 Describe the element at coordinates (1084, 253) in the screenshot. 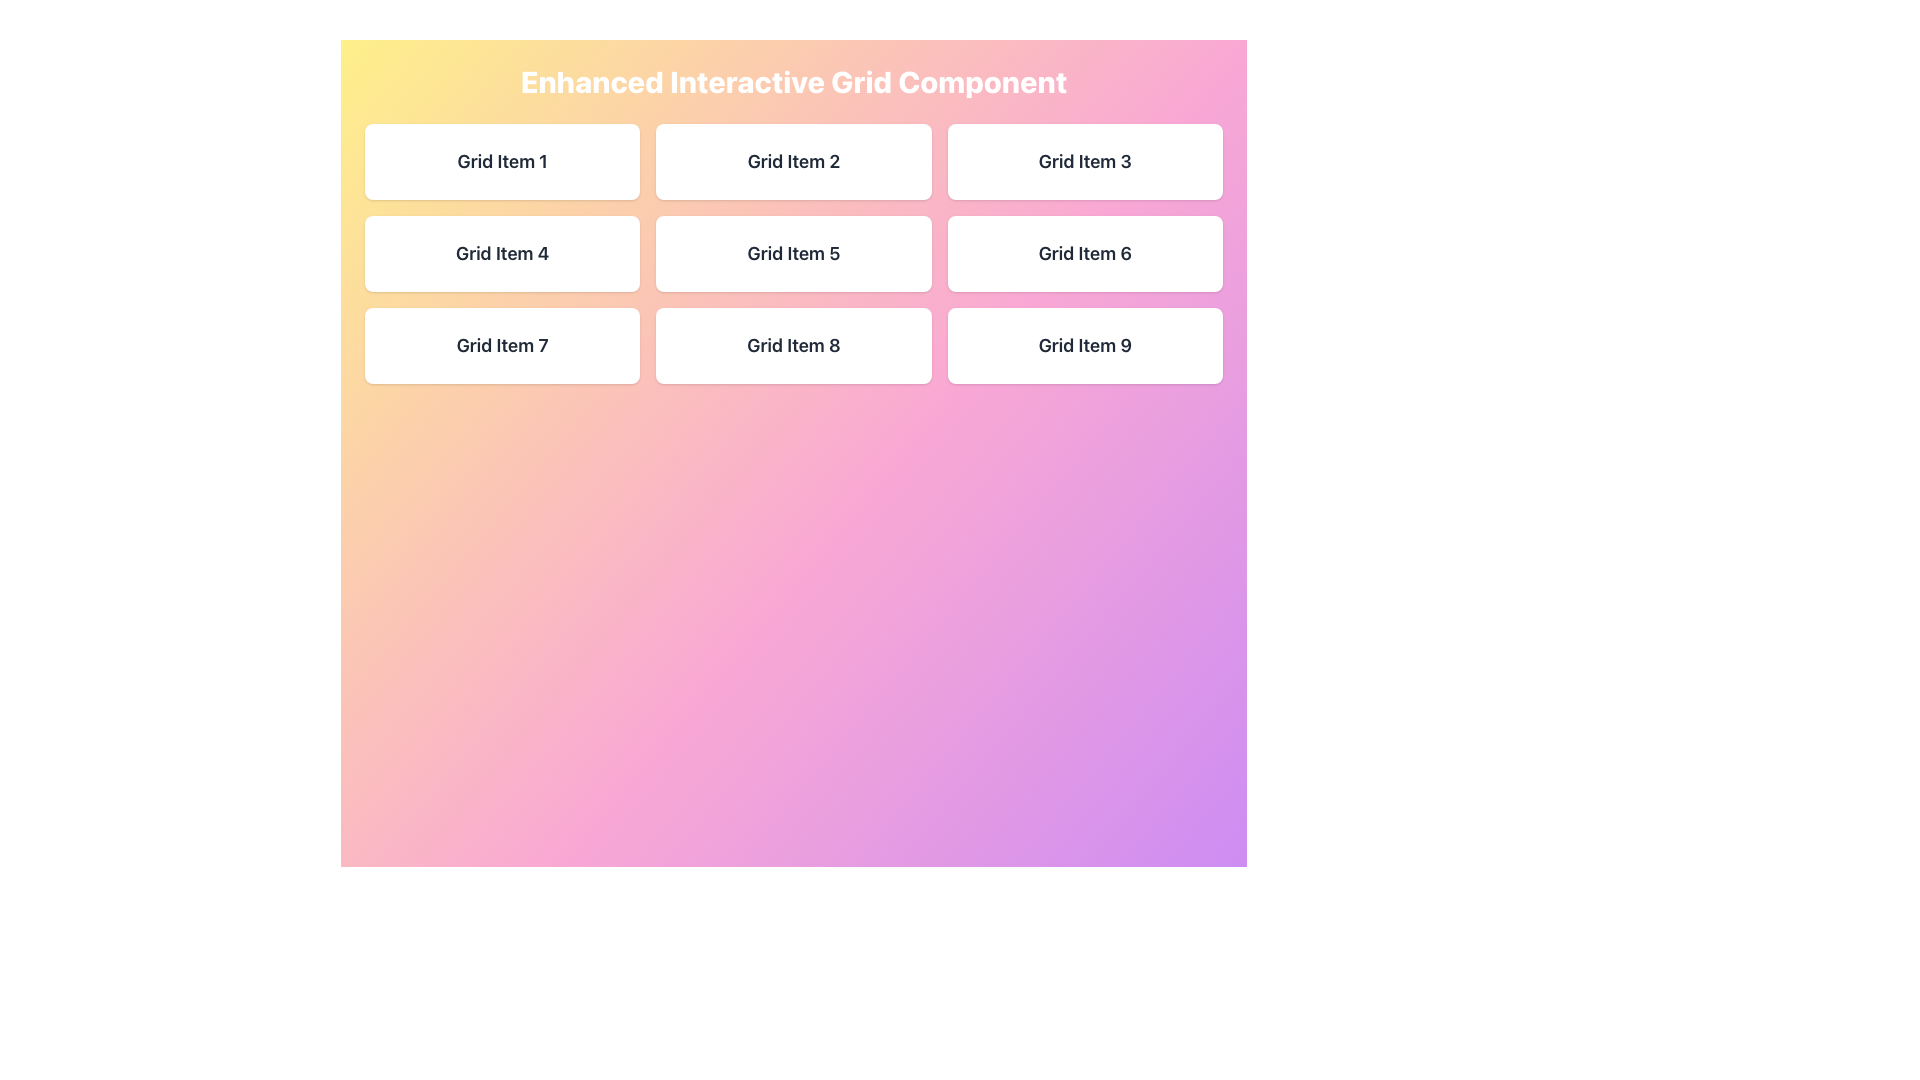

I see `to select the Grid item labeled 'Grid Item 6', which is a rectangular item with a white background and rounded corners located in the second row and third column of a 3x3 grid` at that location.